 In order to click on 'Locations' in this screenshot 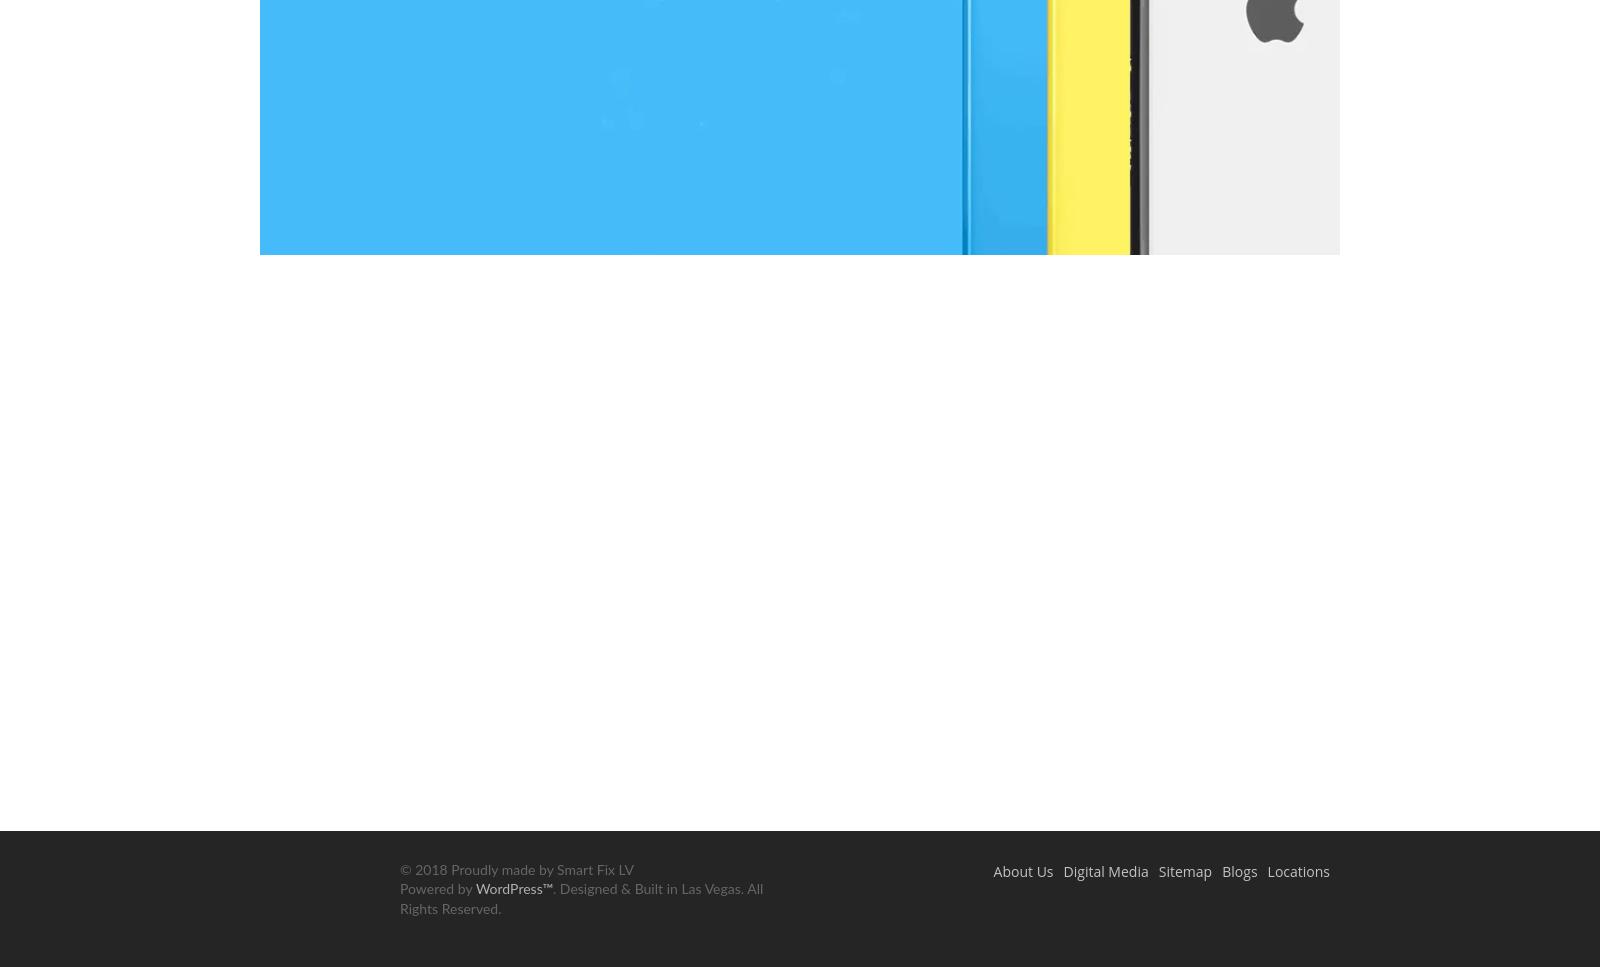, I will do `click(1297, 869)`.